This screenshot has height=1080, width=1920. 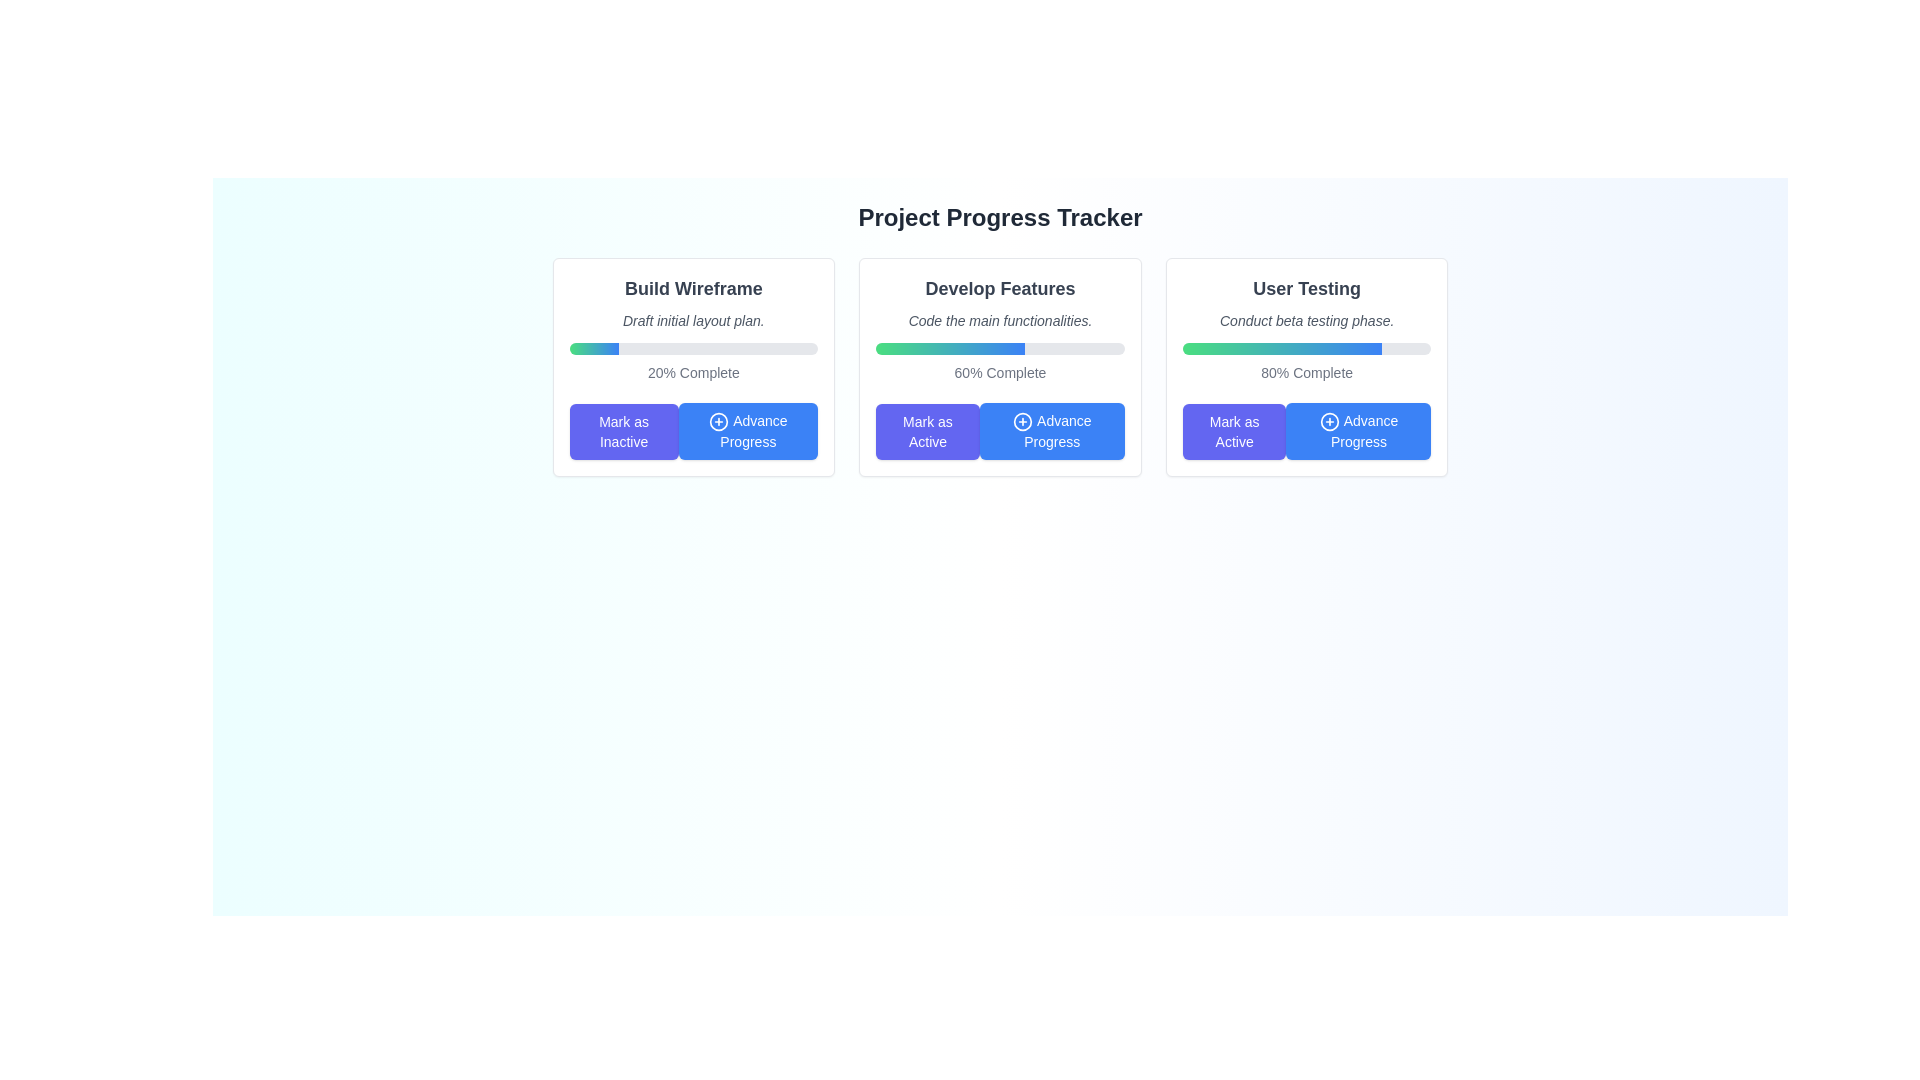 What do you see at coordinates (693, 373) in the screenshot?
I see `the text label that indicates the percentage of completion below the progress bar in the 'Build Wireframe' card` at bounding box center [693, 373].